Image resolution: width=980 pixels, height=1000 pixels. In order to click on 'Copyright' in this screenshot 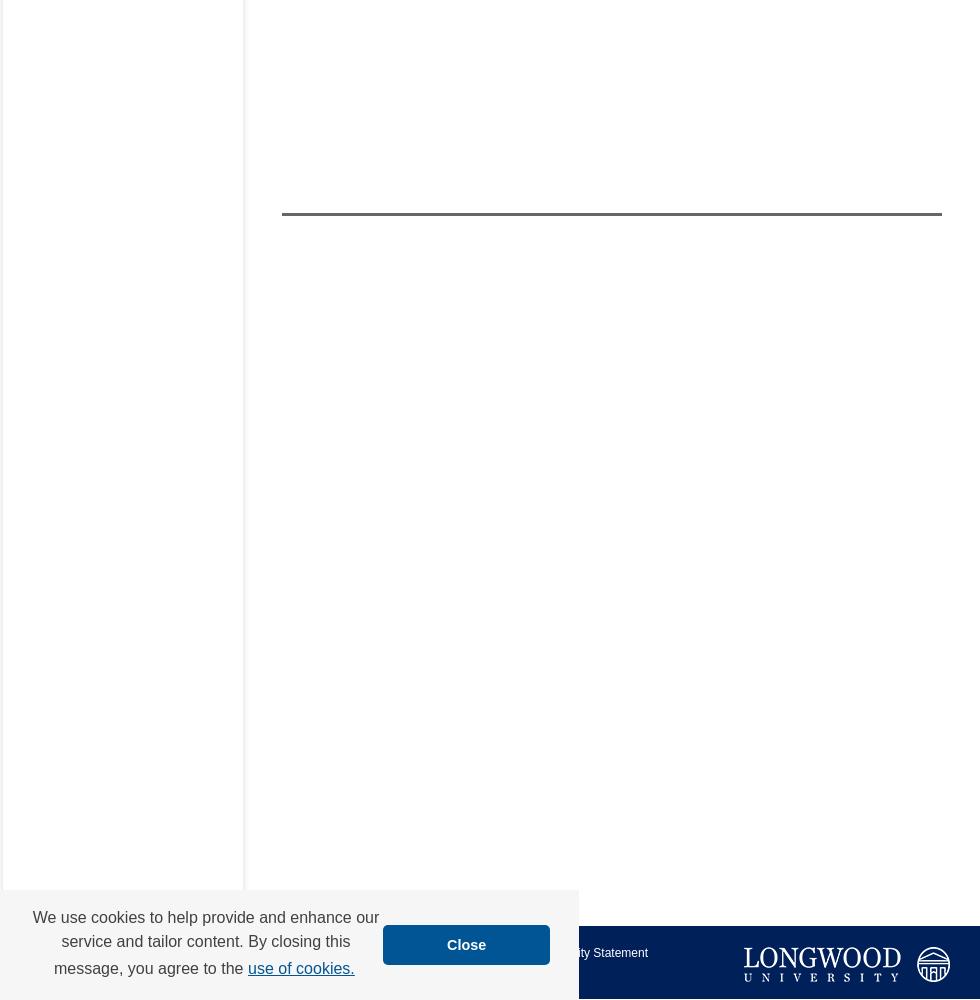, I will do `click(323, 971)`.